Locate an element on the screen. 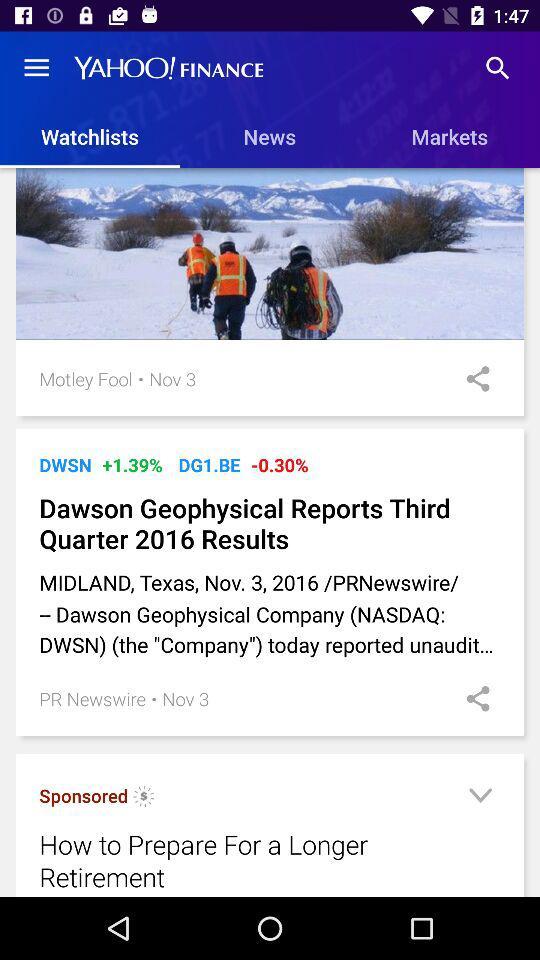 This screenshot has width=540, height=960. sponsored is located at coordinates (143, 799).